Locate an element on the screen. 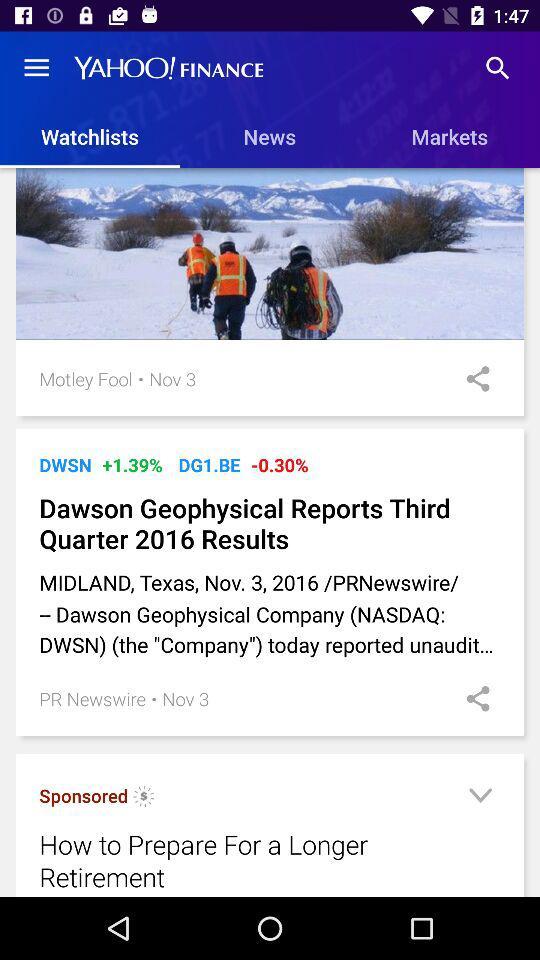 This screenshot has width=540, height=960. sponsored is located at coordinates (143, 799).